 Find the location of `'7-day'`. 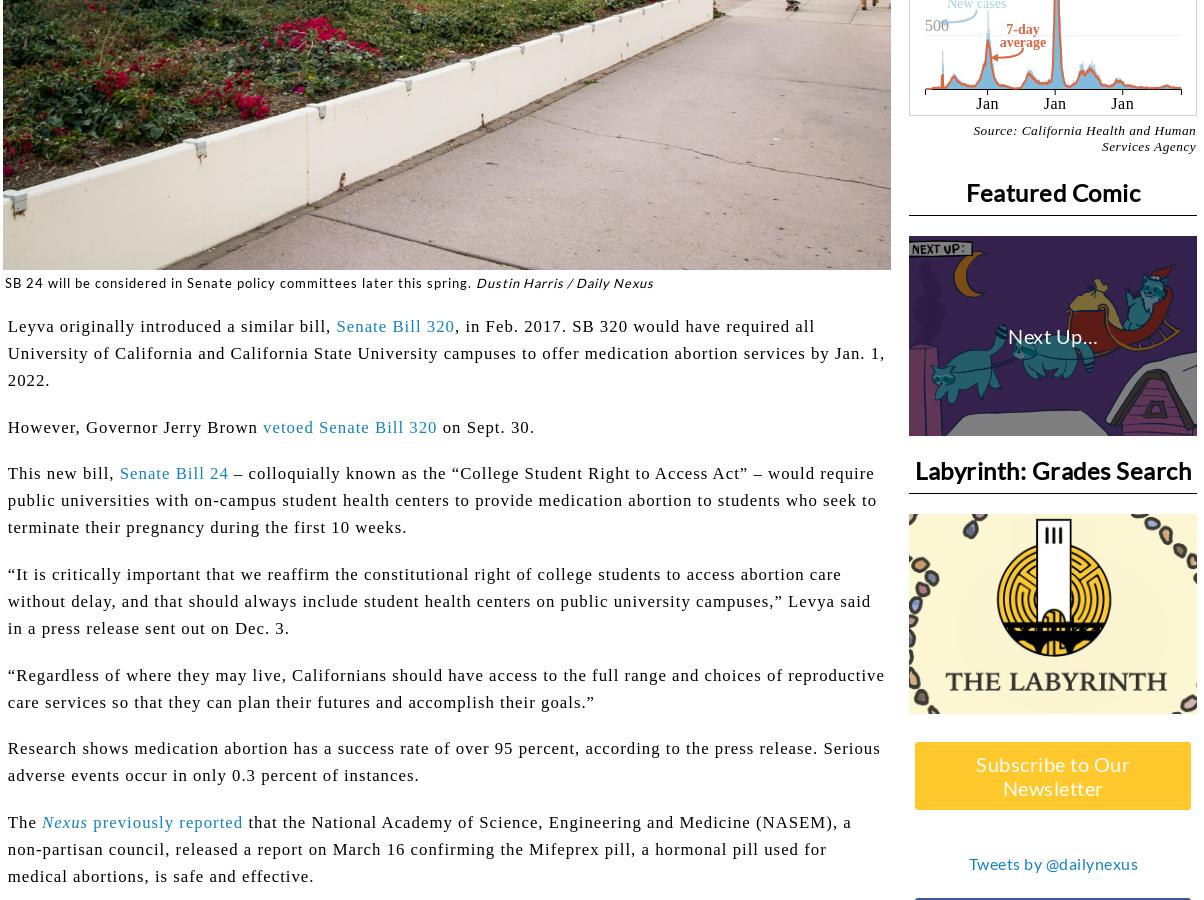

'7-day' is located at coordinates (1022, 27).